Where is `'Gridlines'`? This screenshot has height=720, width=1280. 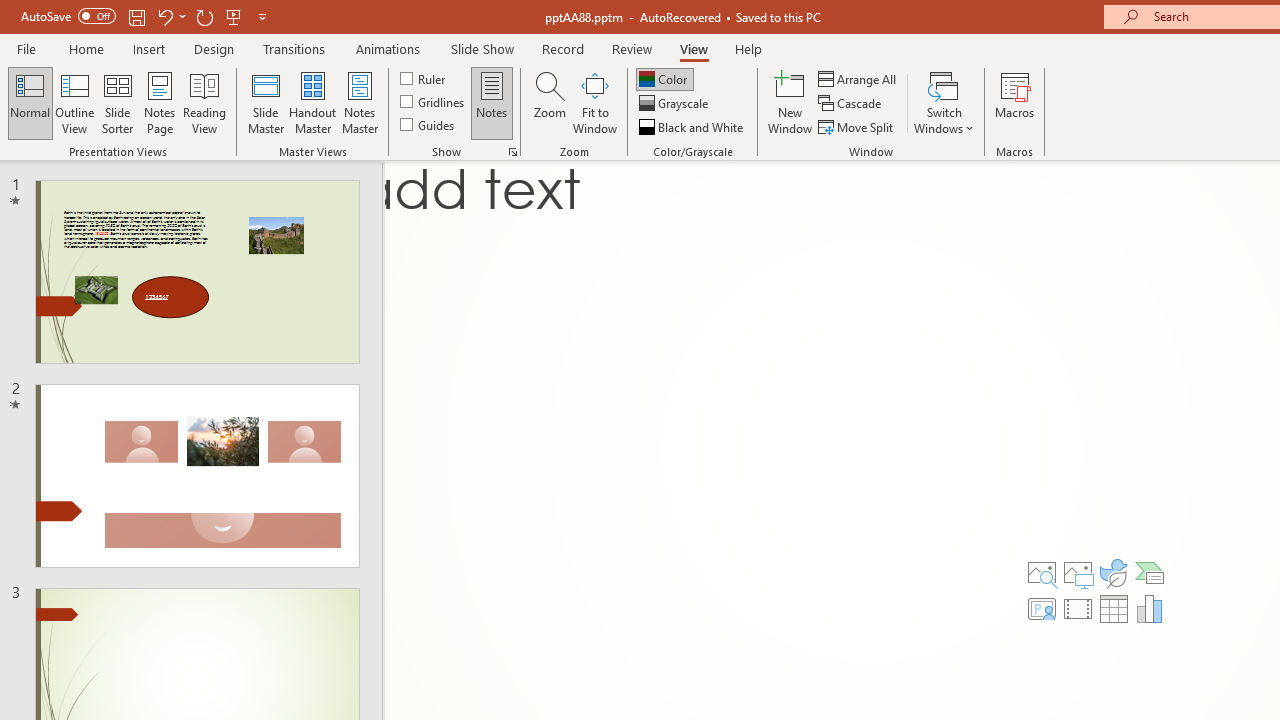 'Gridlines' is located at coordinates (432, 101).